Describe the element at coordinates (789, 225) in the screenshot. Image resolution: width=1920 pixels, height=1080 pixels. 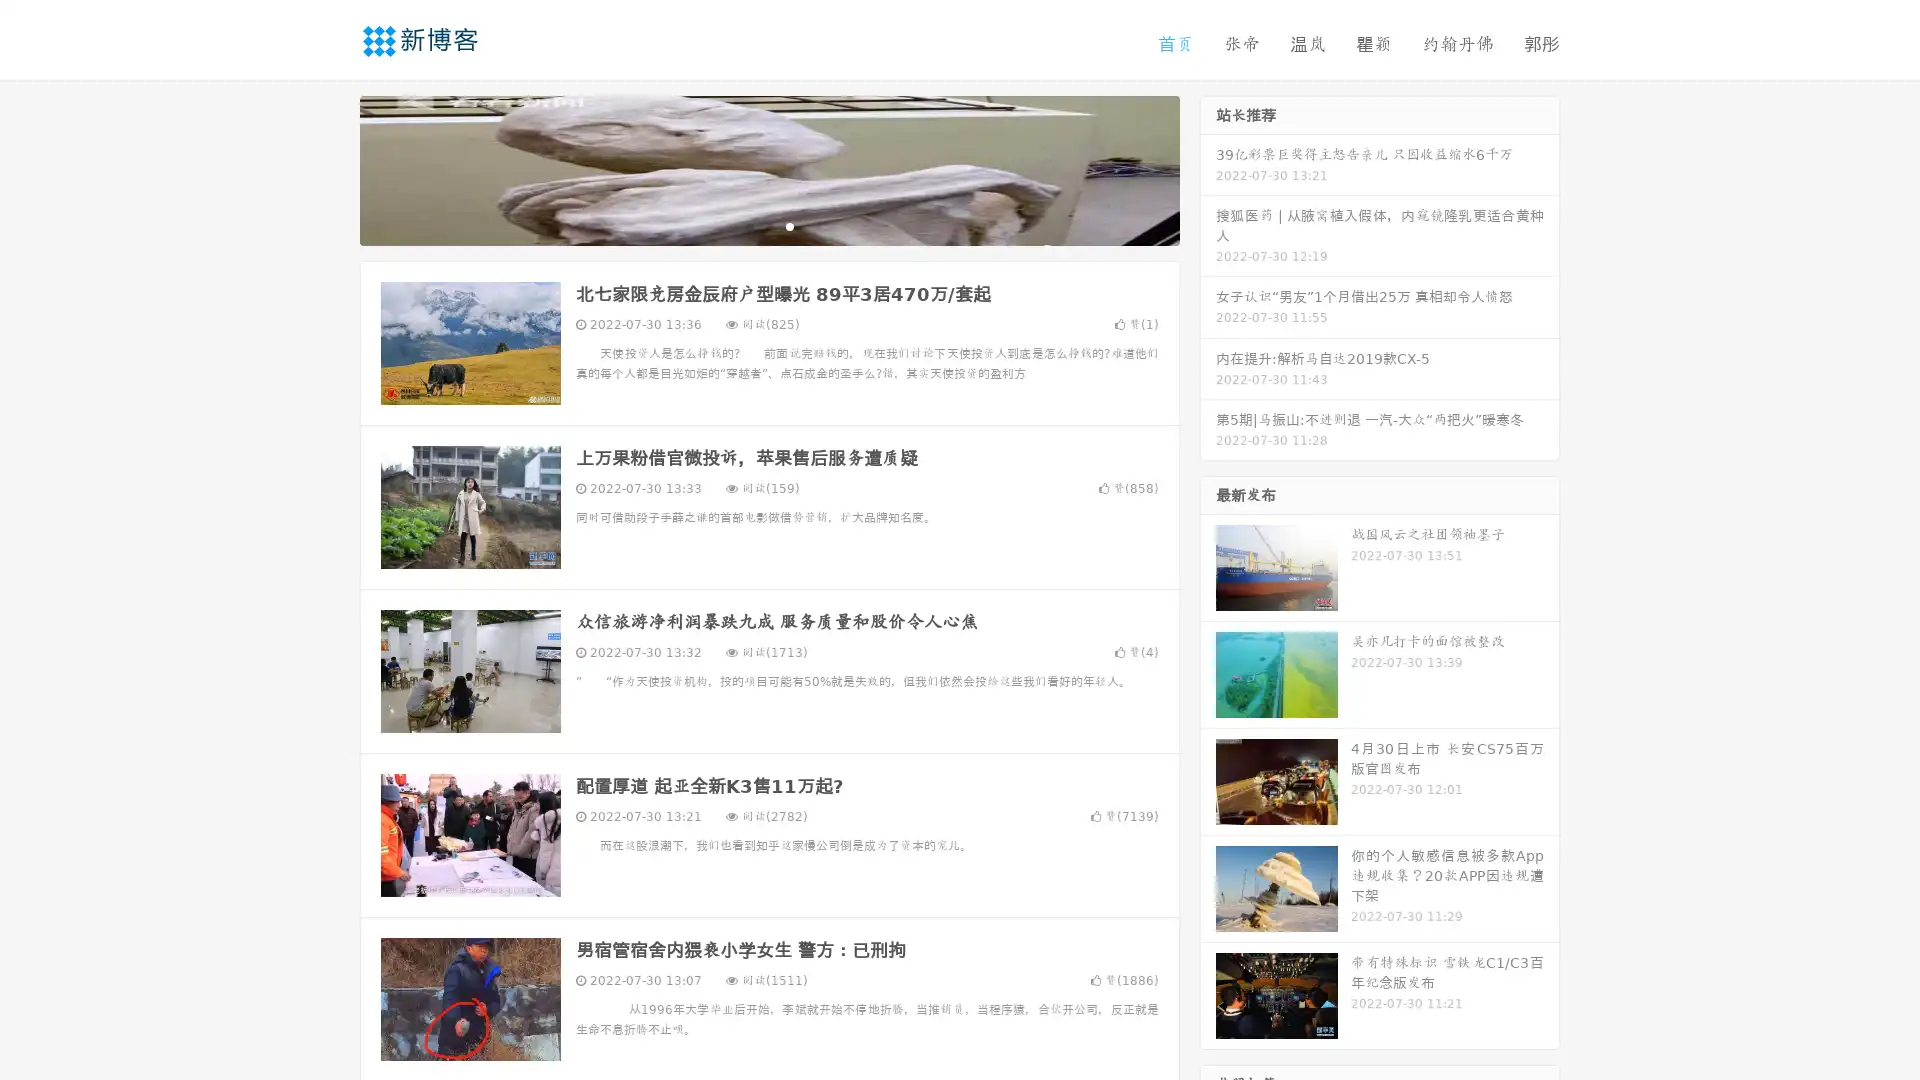
I see `Go to slide 3` at that location.